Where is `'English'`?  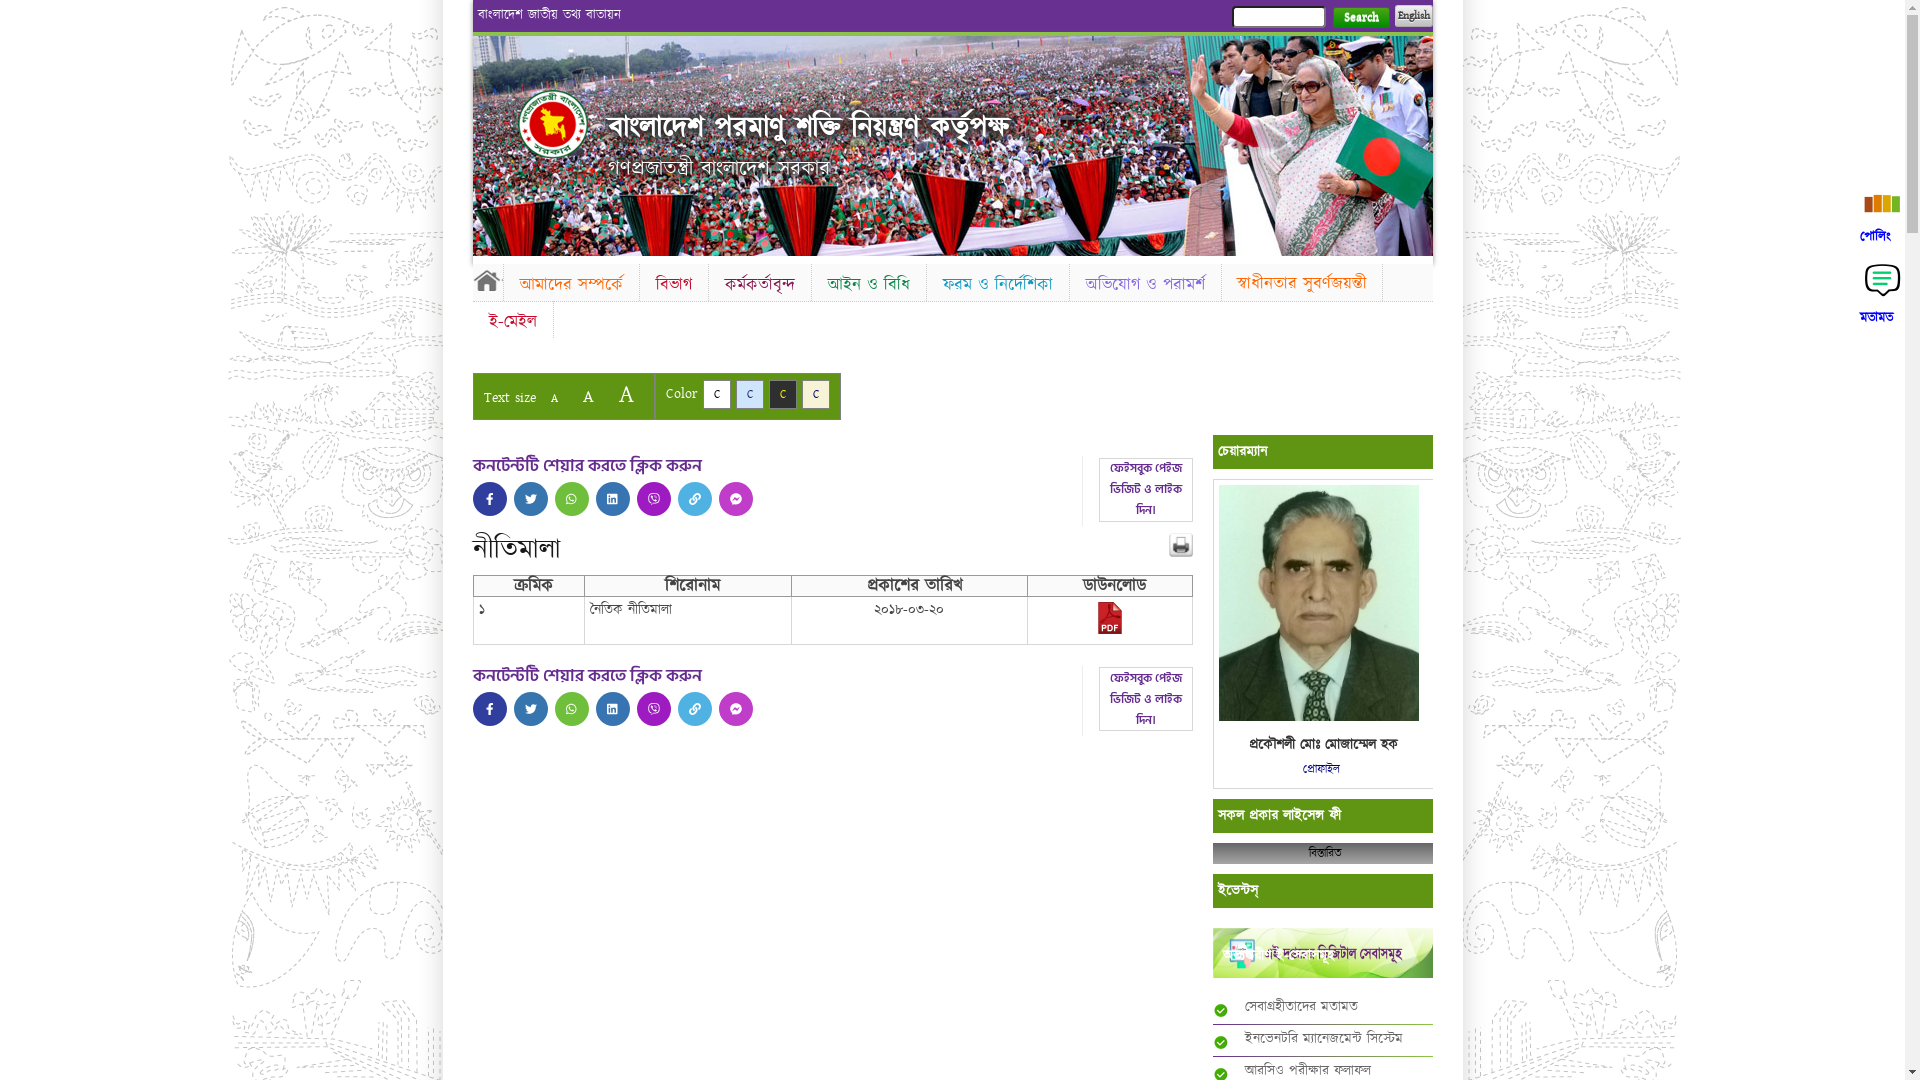
'English' is located at coordinates (1411, 15).